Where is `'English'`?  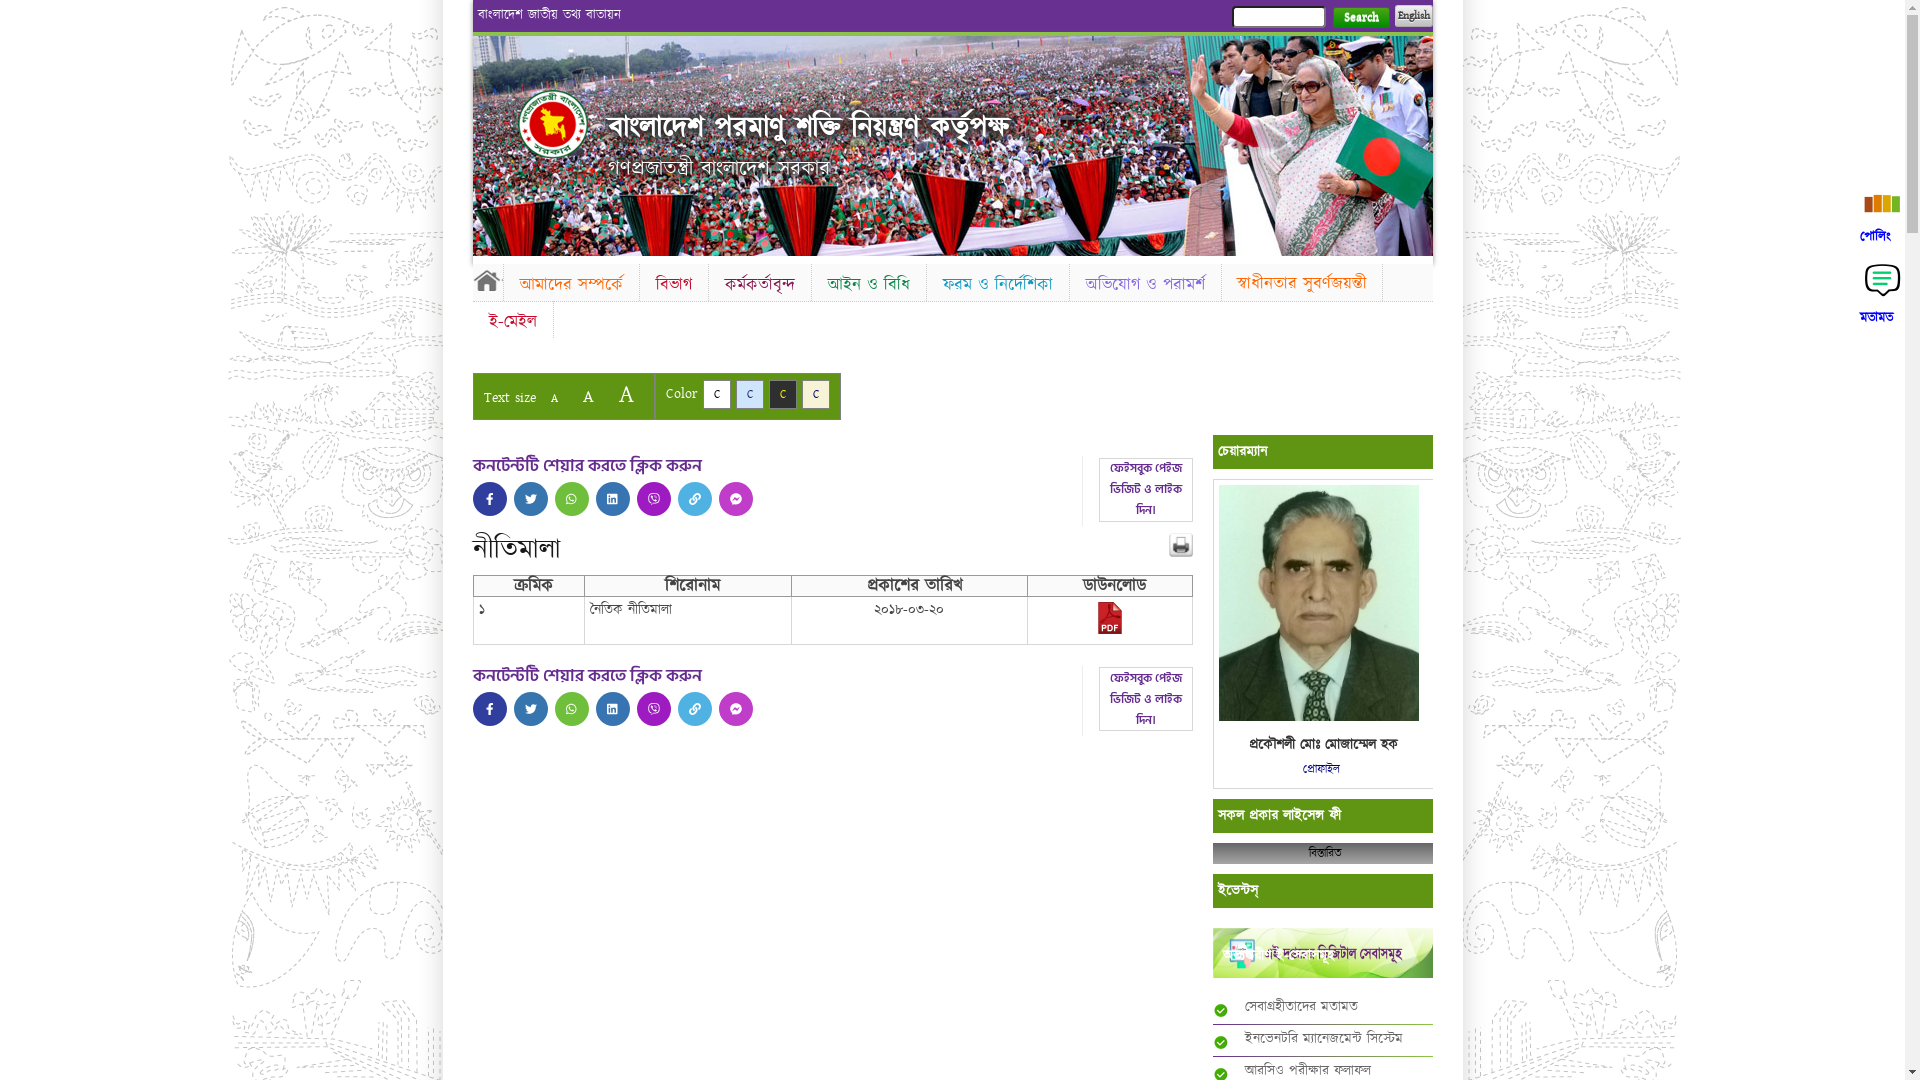
'English' is located at coordinates (1411, 15).